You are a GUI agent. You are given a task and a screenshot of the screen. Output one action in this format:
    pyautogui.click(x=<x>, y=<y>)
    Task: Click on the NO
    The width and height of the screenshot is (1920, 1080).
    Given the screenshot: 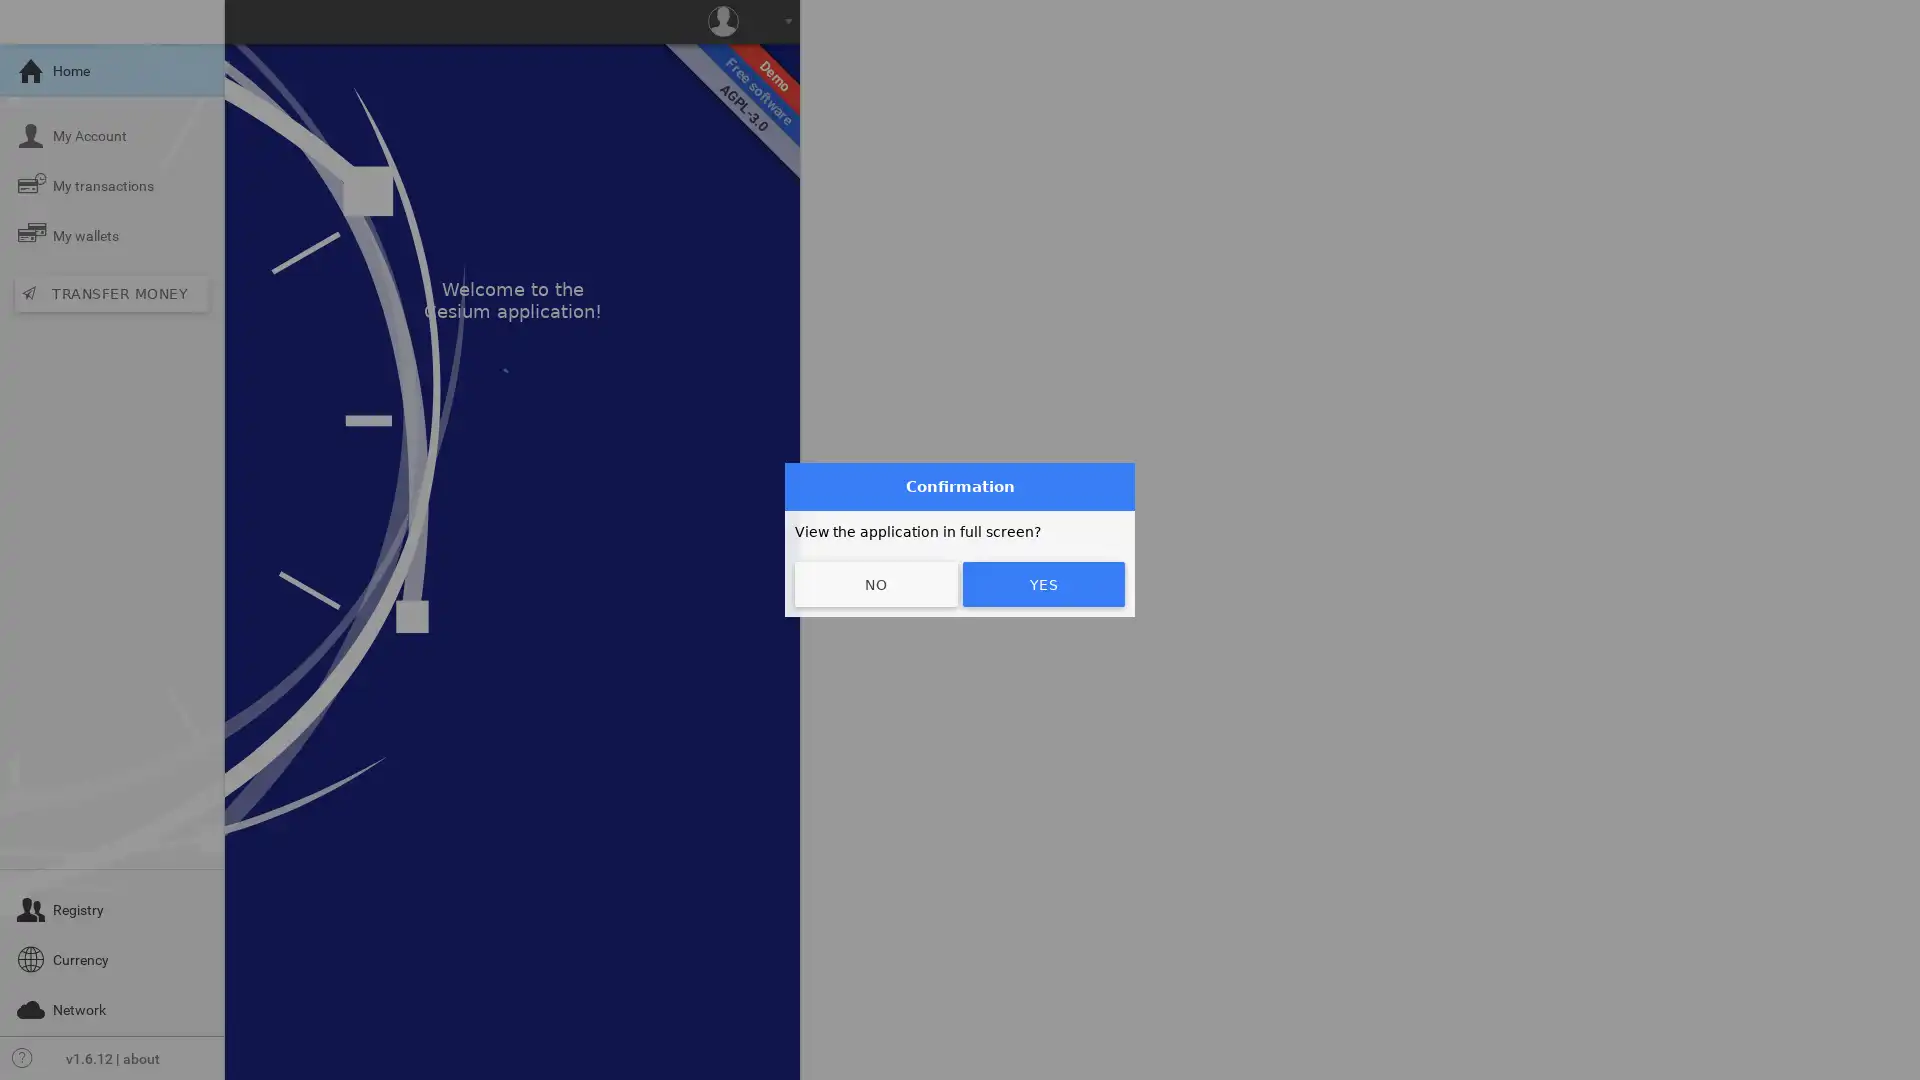 What is the action you would take?
    pyautogui.click(x=875, y=584)
    